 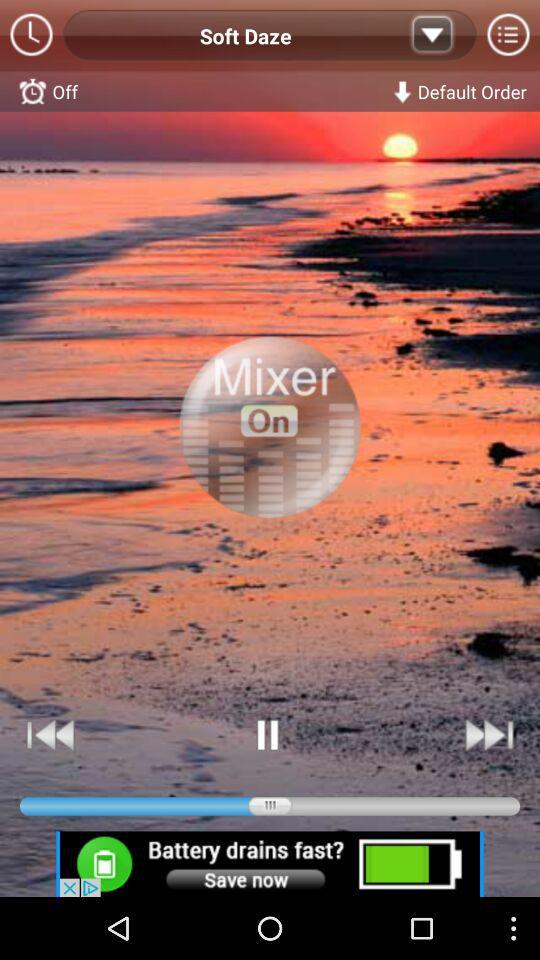 What do you see at coordinates (270, 863) in the screenshot?
I see `option below screen for saving battery life` at bounding box center [270, 863].